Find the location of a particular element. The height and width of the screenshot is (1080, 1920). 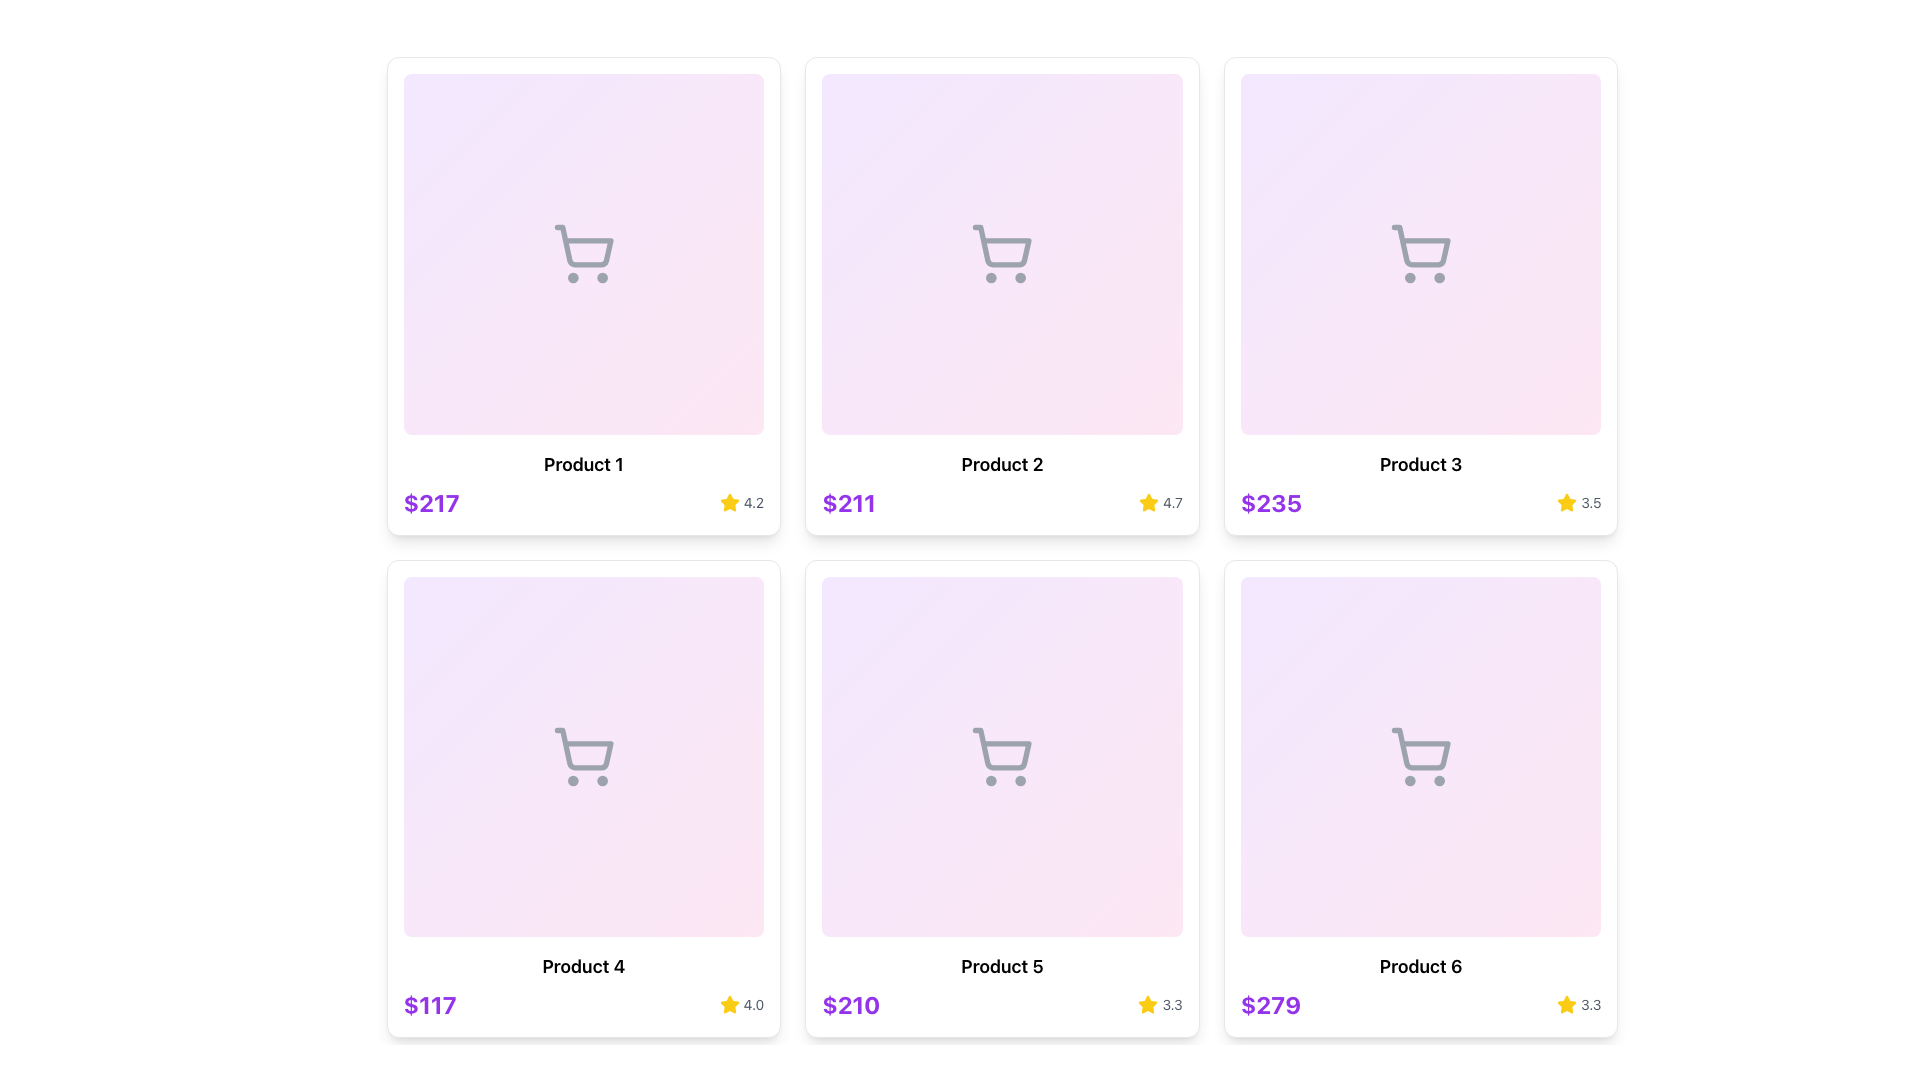

the yellow star-shaped rating icon is located at coordinates (1148, 1005).